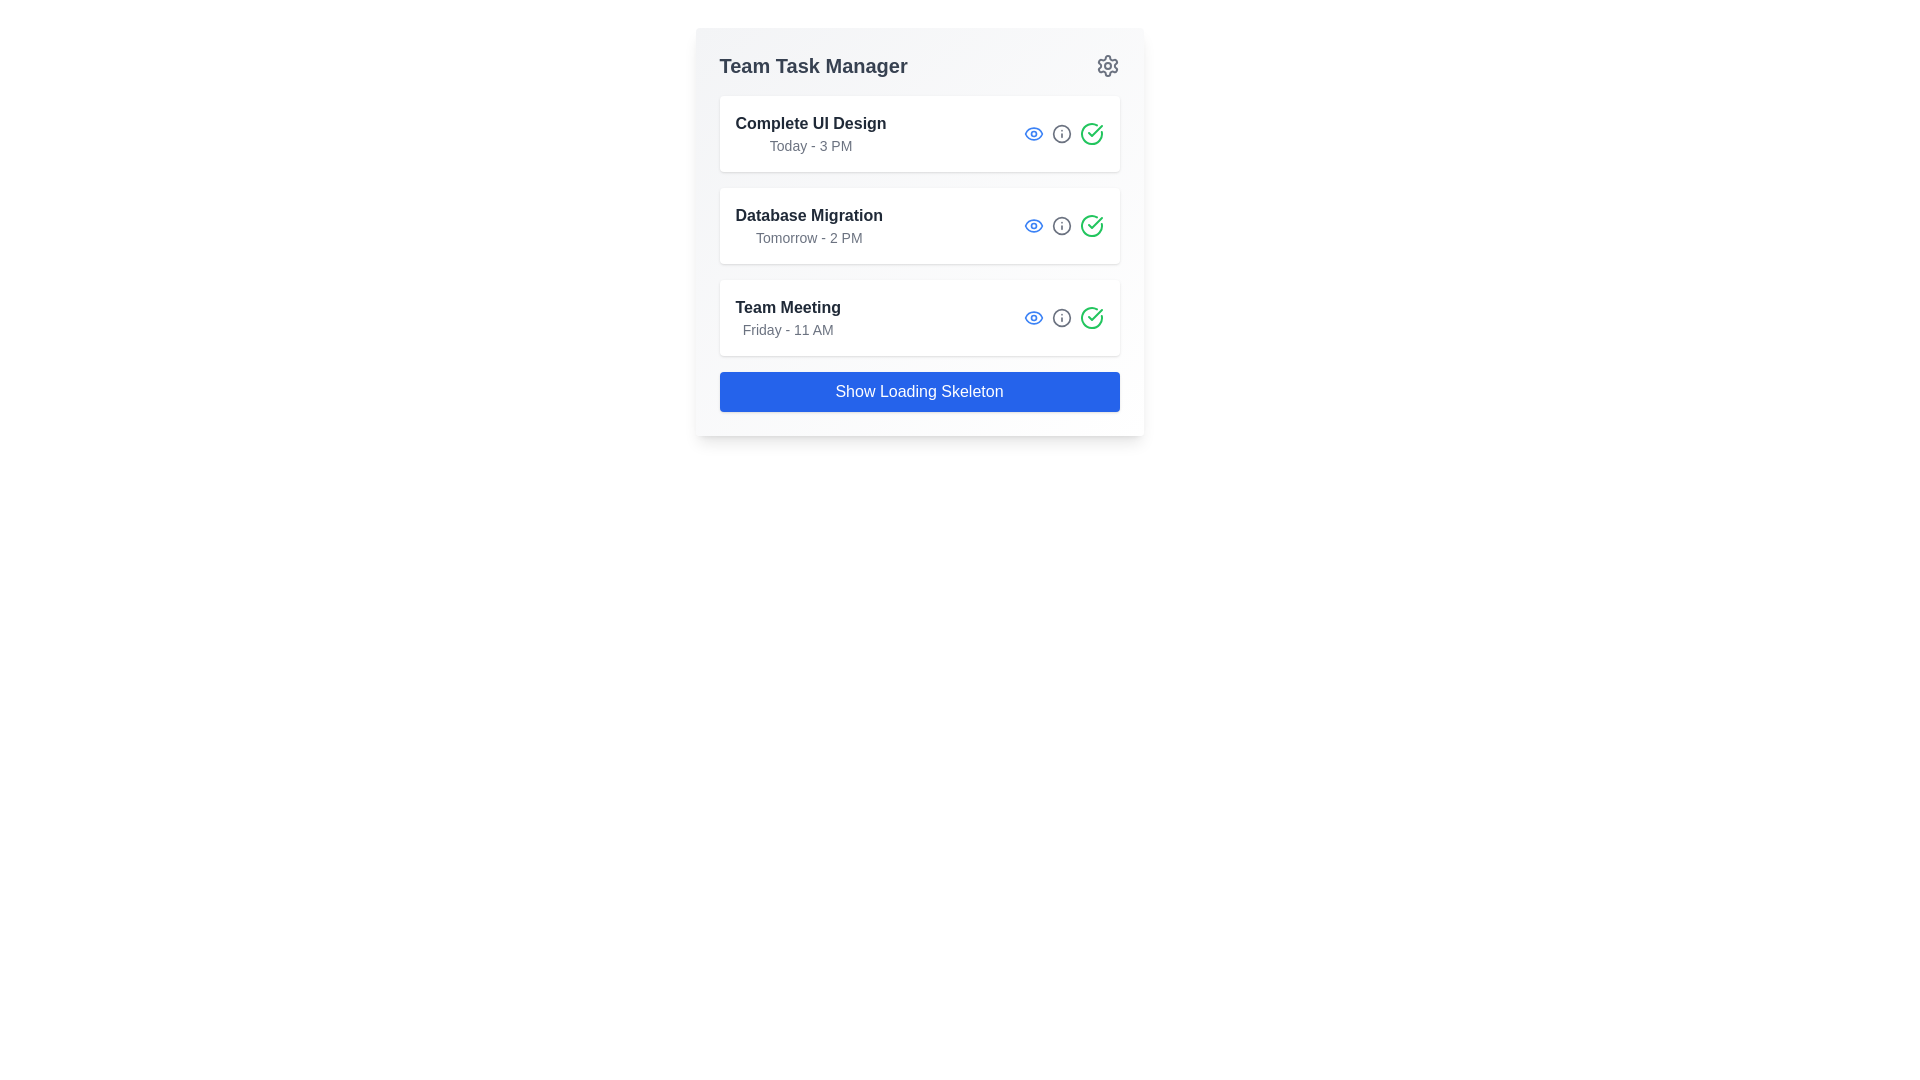 Image resolution: width=1920 pixels, height=1080 pixels. Describe the element at coordinates (1093, 223) in the screenshot. I see `the green checkmark icon within the circular frame, positioned to the right side of the task item 'Complete UI Design'` at that location.